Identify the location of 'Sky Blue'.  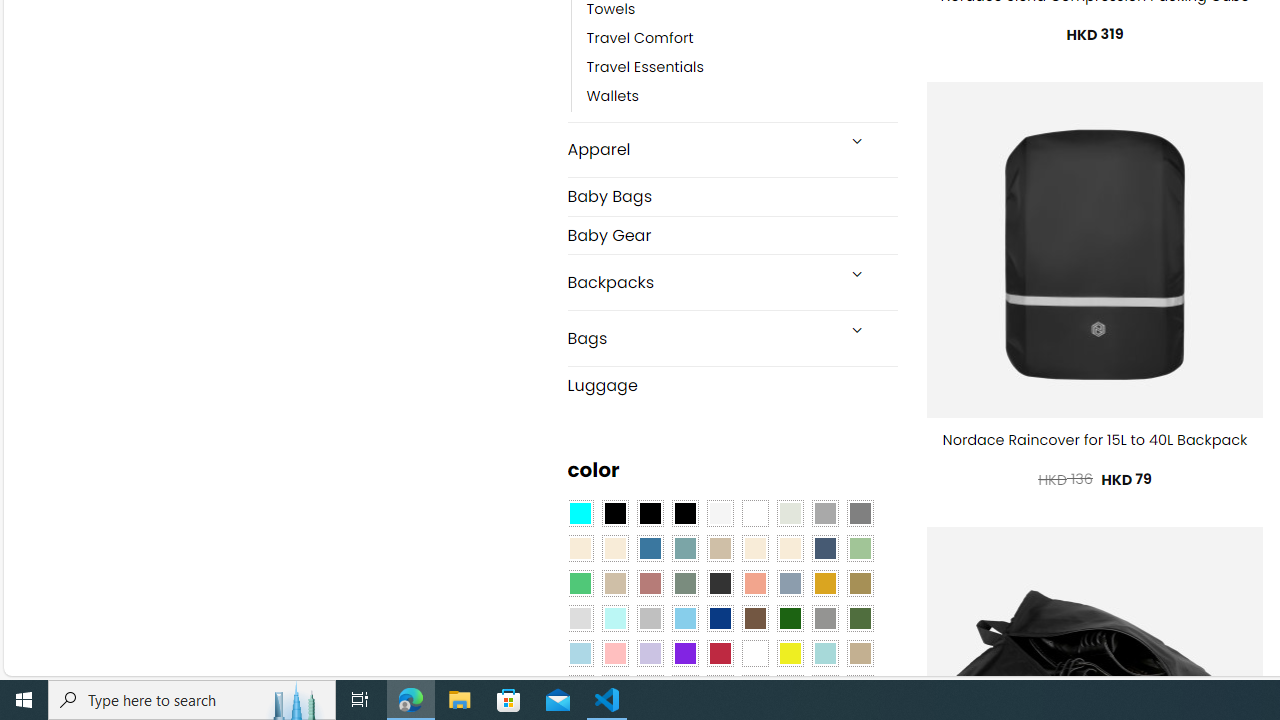
(684, 618).